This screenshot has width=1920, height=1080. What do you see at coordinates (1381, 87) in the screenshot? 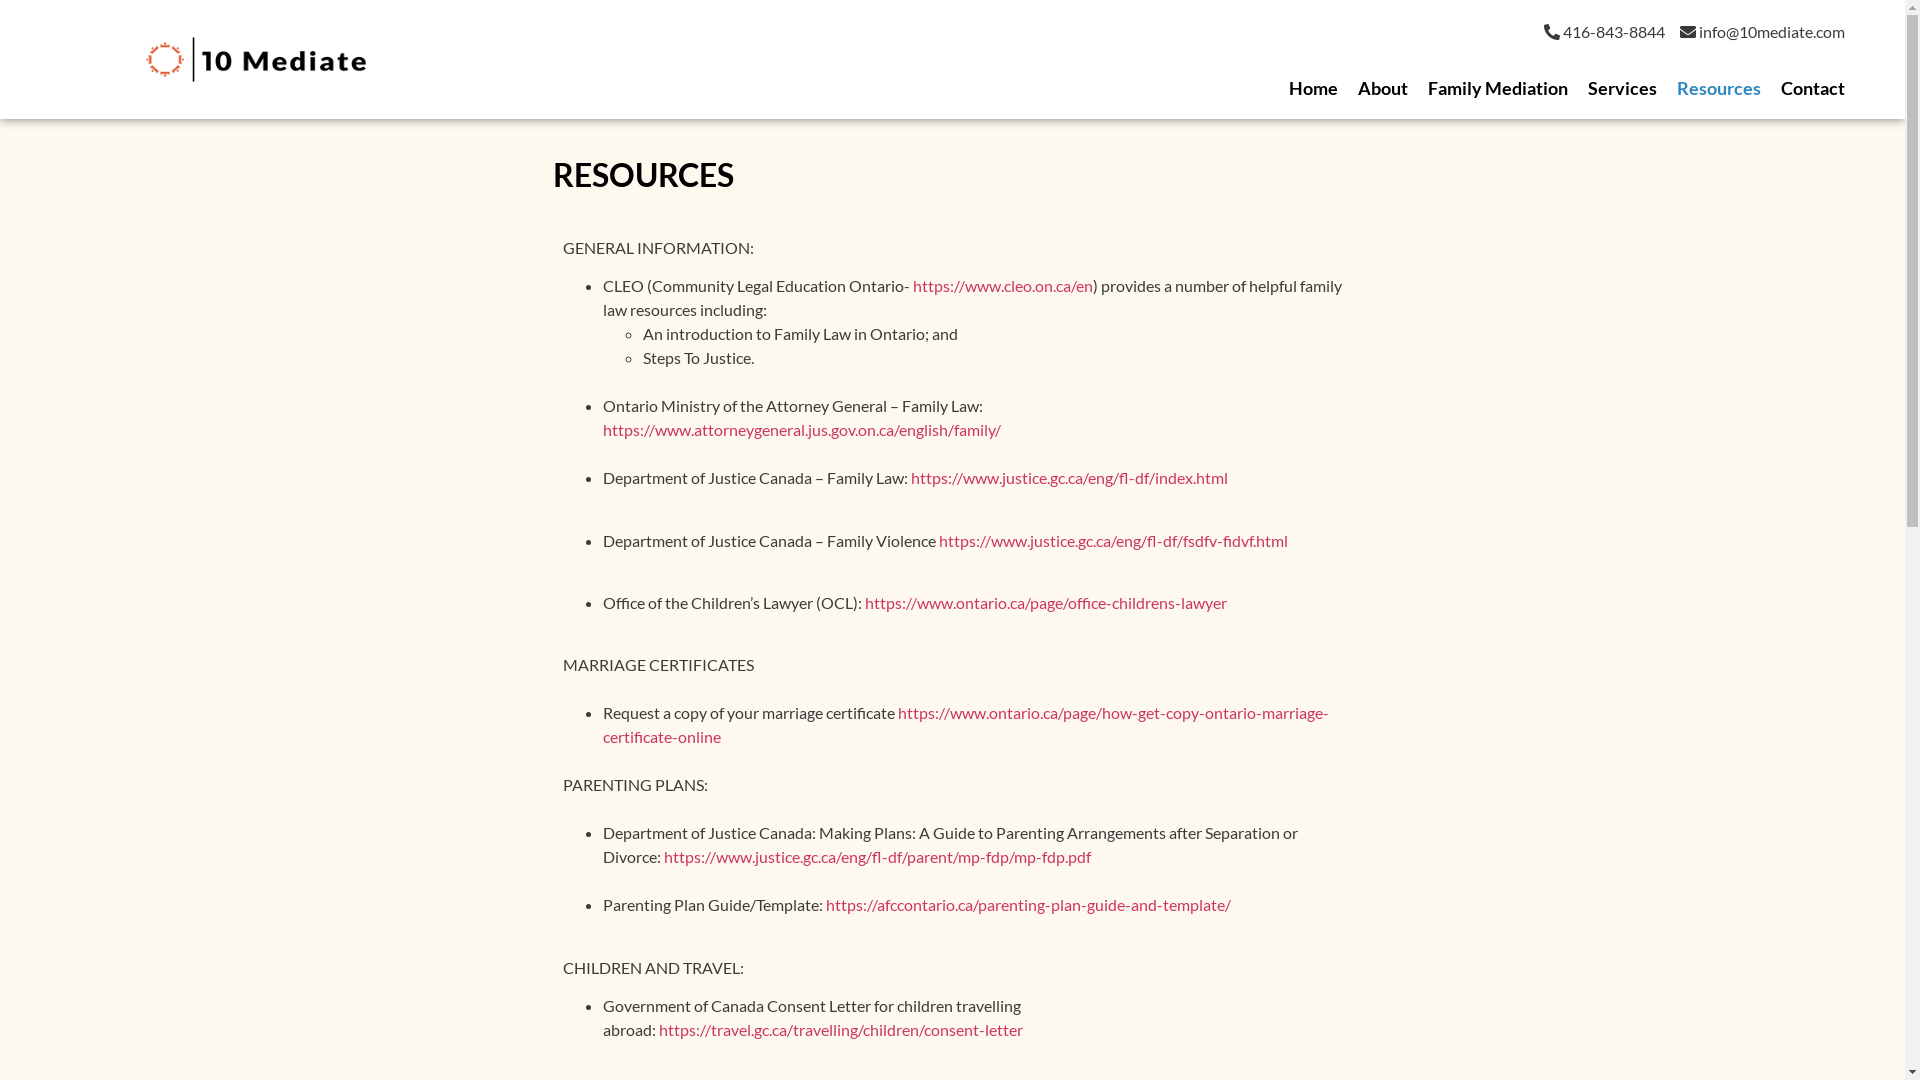
I see `'About'` at bounding box center [1381, 87].